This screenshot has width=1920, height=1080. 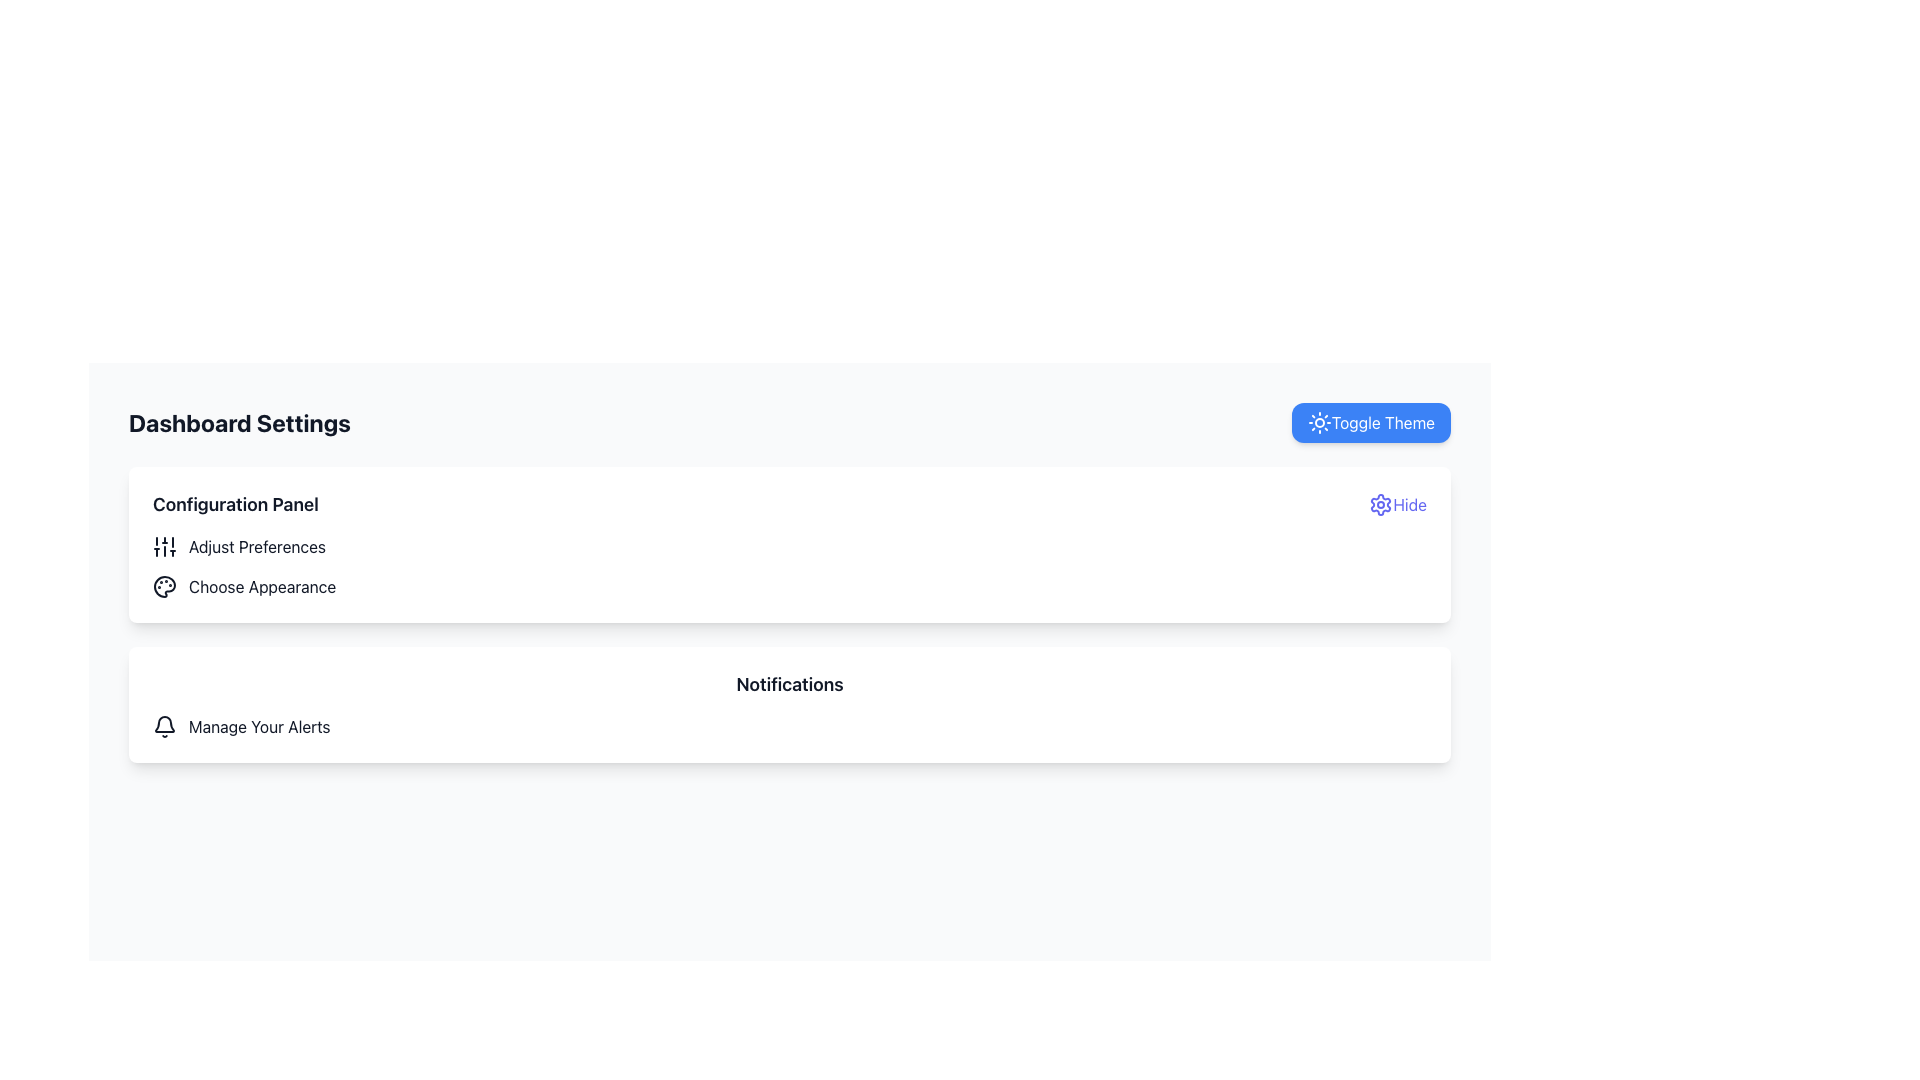 What do you see at coordinates (164, 547) in the screenshot?
I see `the icon of three vertical sliders with circular handles, located to the left of the text 'Adjust Preferences'` at bounding box center [164, 547].